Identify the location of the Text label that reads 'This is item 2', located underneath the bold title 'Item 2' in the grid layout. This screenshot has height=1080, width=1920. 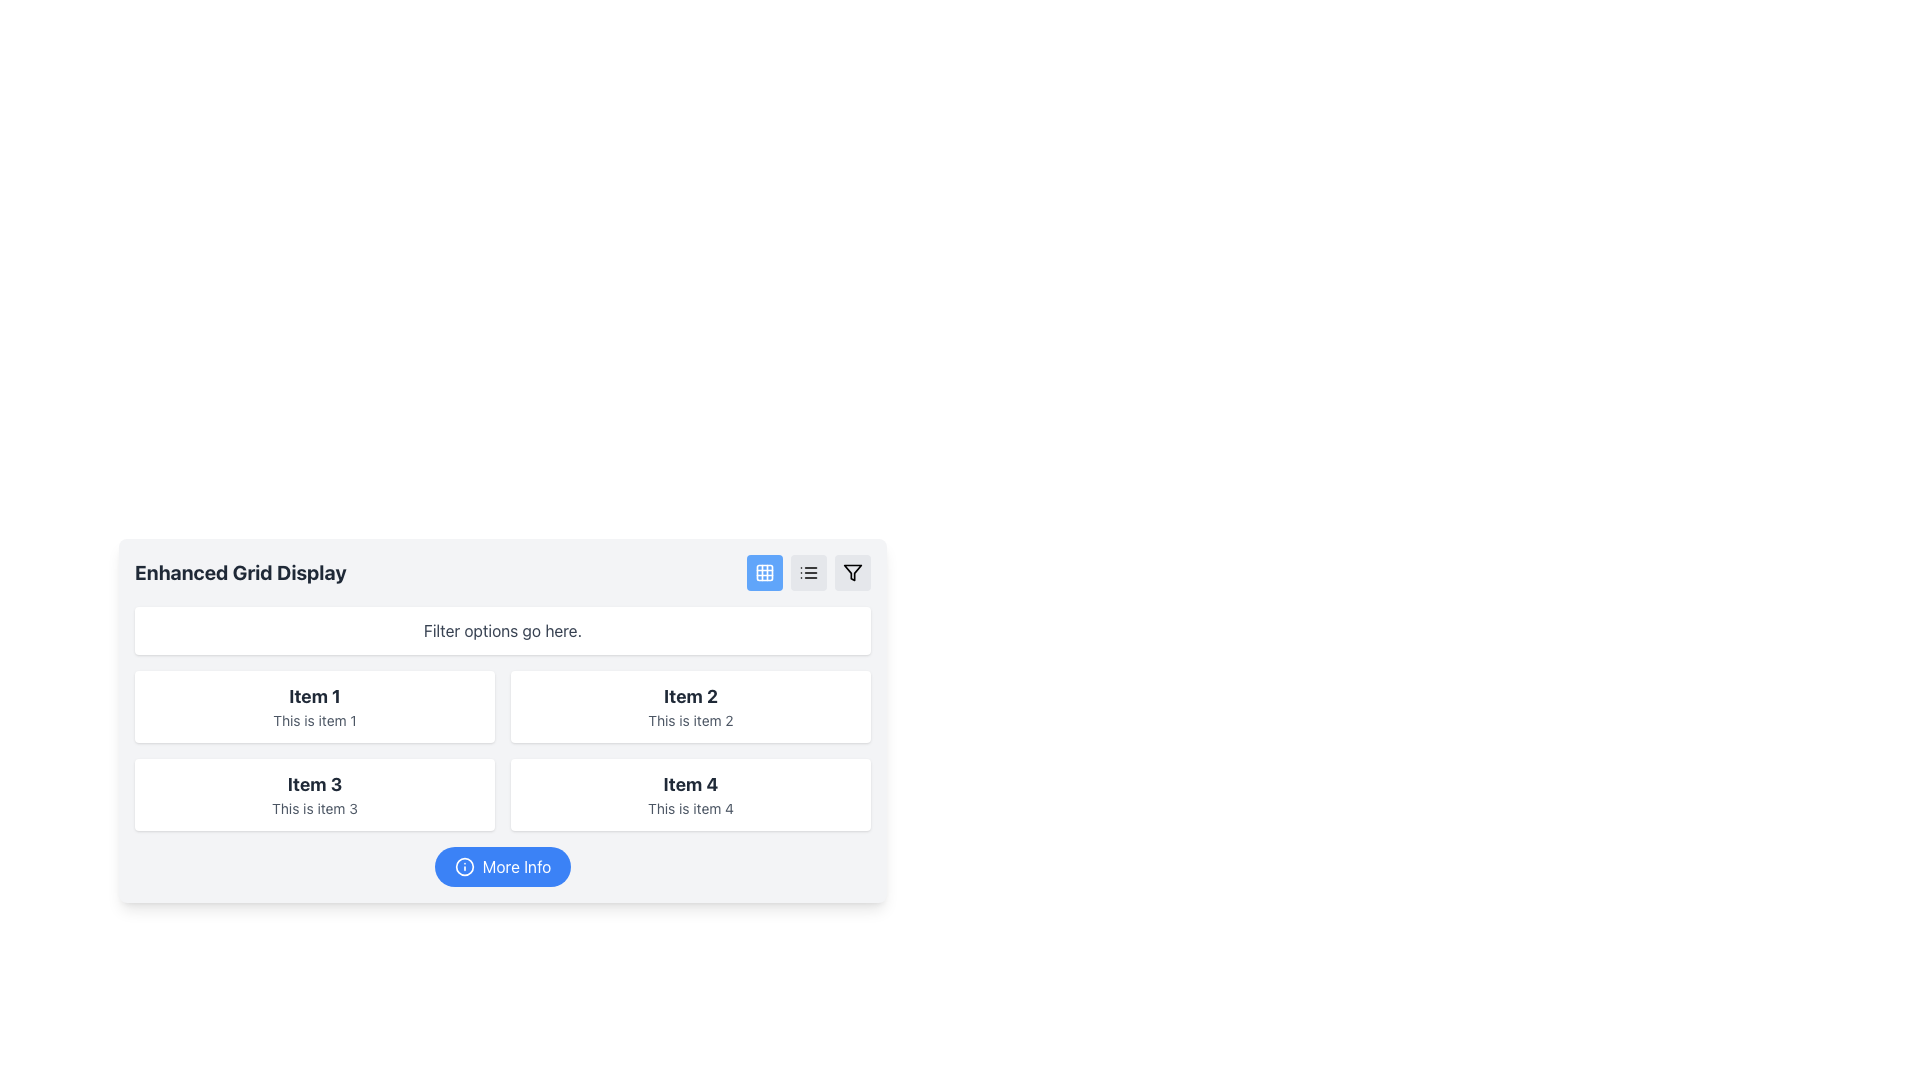
(691, 721).